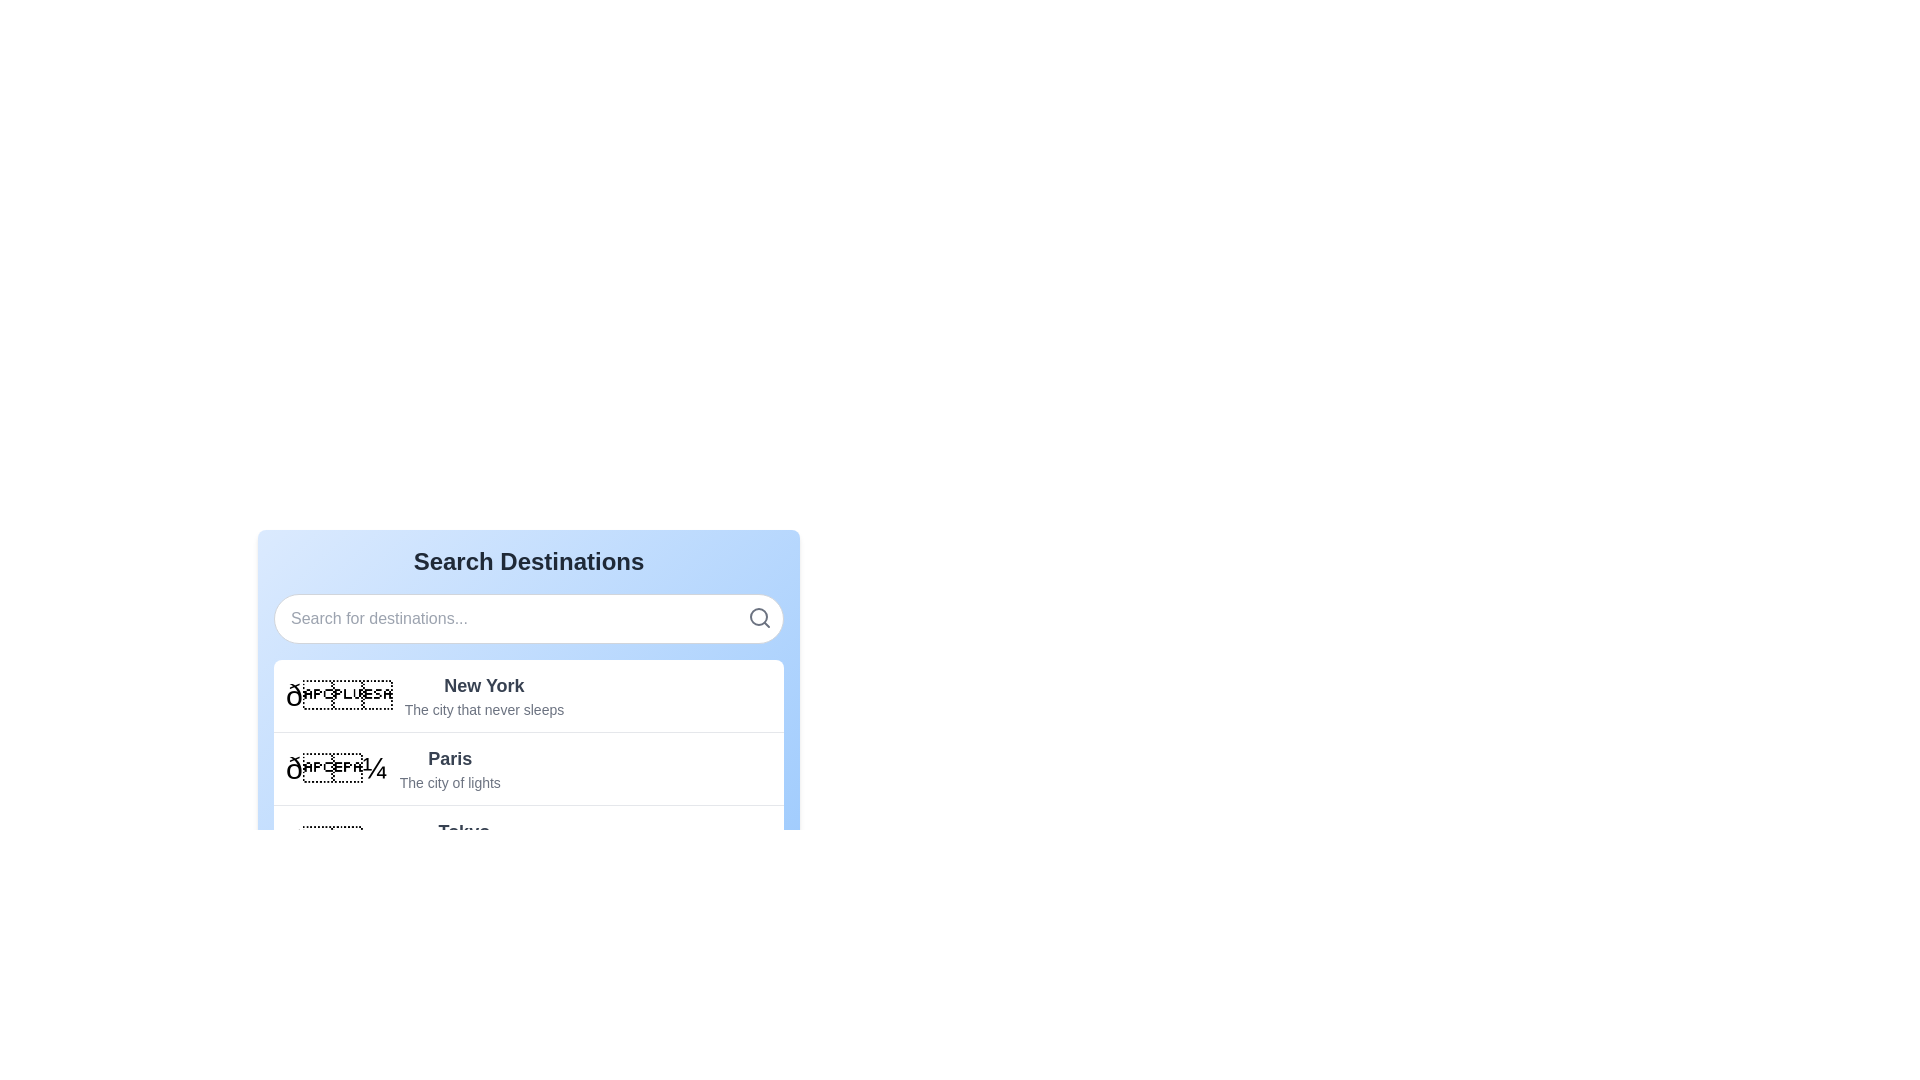 This screenshot has height=1080, width=1920. What do you see at coordinates (528, 694) in the screenshot?
I see `the interactive list item labeled 'New York' with a globe emoji` at bounding box center [528, 694].